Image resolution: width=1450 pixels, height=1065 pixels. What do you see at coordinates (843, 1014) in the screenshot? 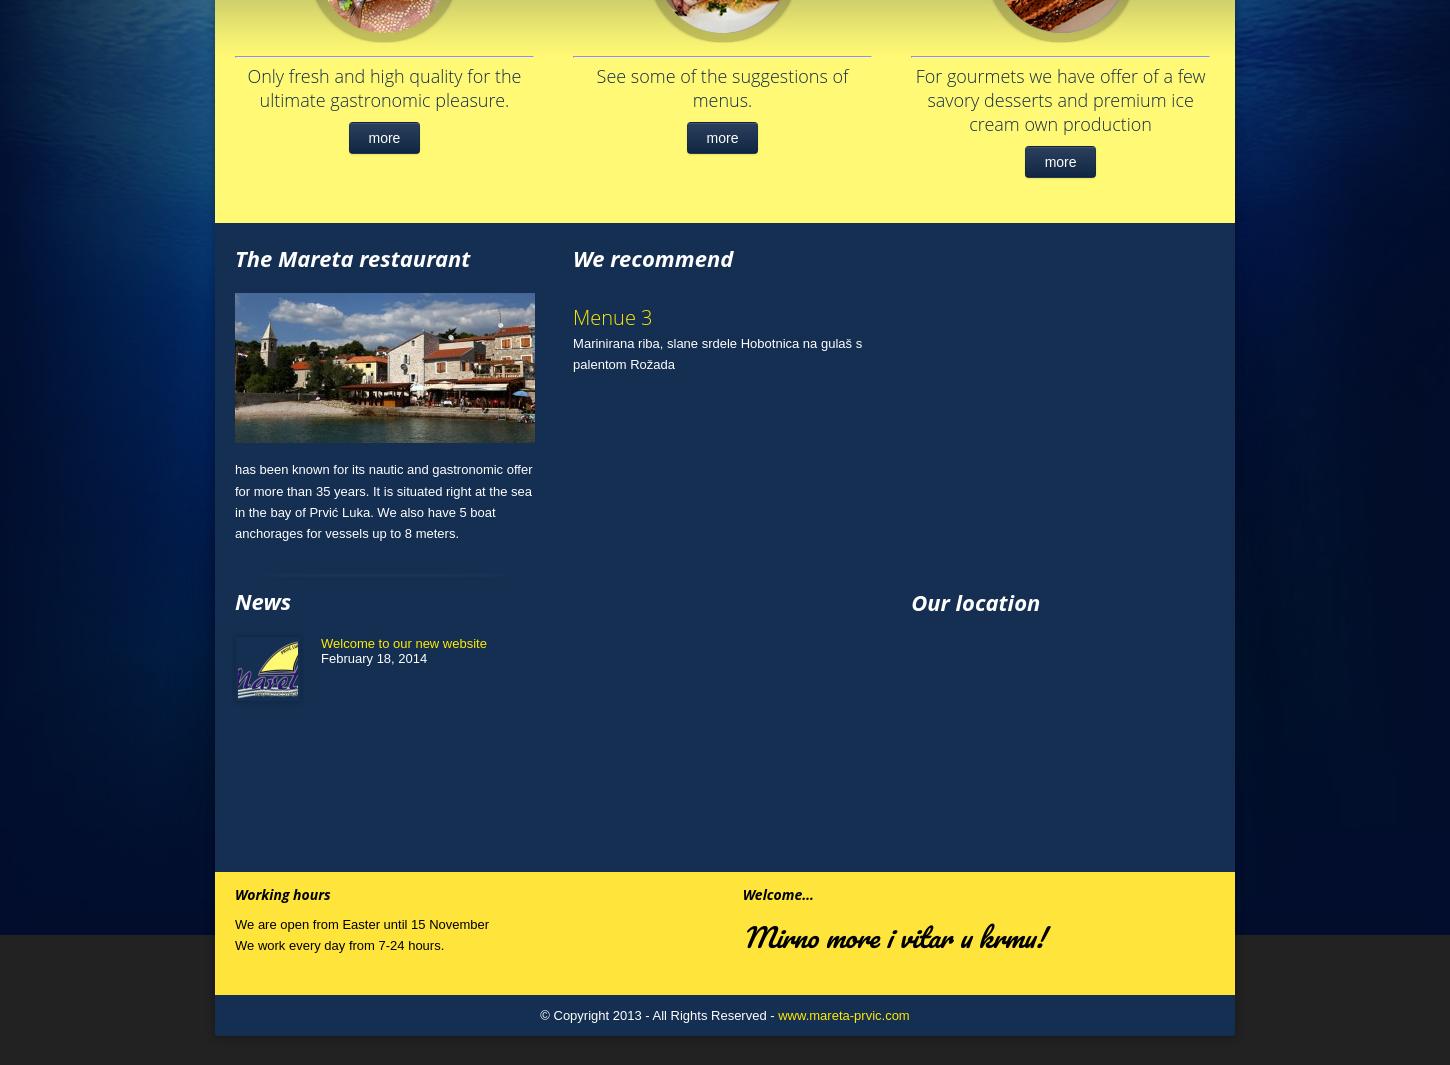
I see `'www.mareta-prvic.com'` at bounding box center [843, 1014].